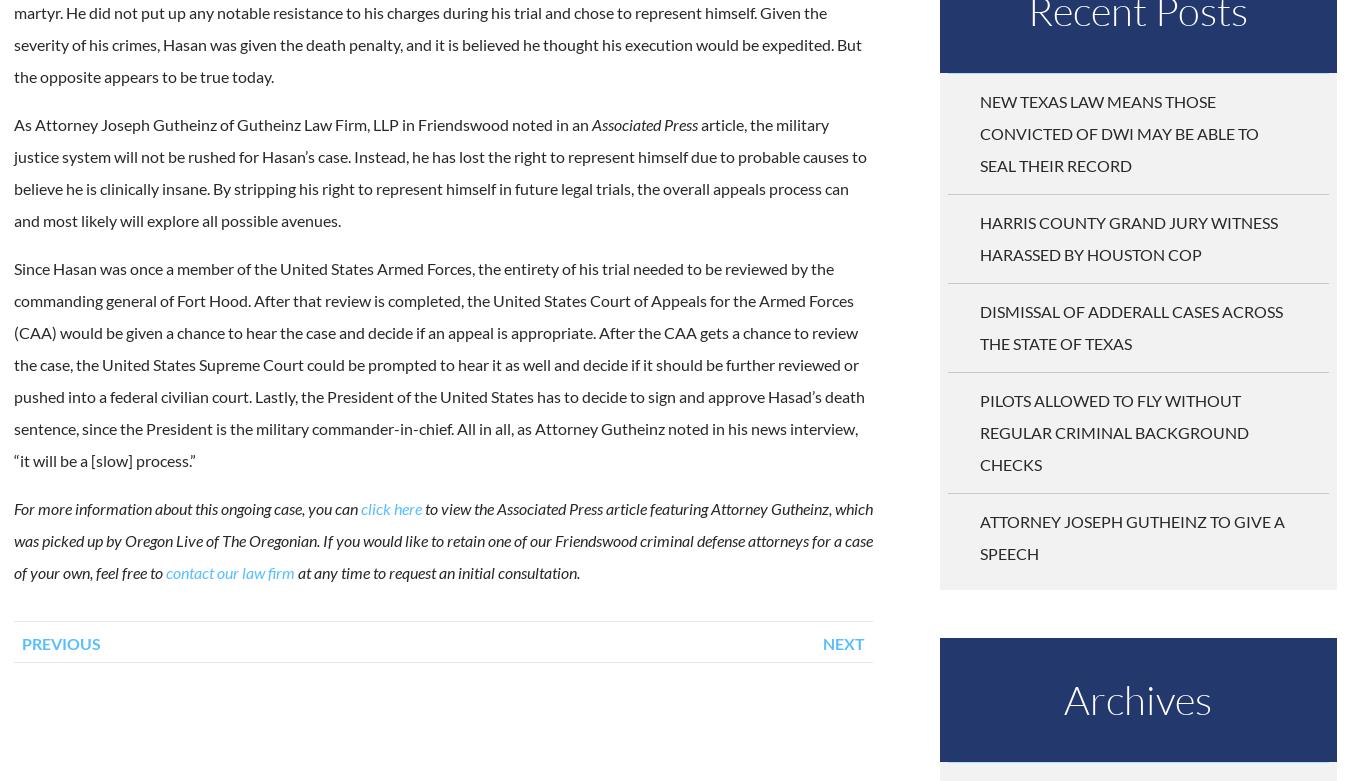 This screenshot has width=1350, height=781. What do you see at coordinates (437, 571) in the screenshot?
I see `'at any time to request an initial consultation.'` at bounding box center [437, 571].